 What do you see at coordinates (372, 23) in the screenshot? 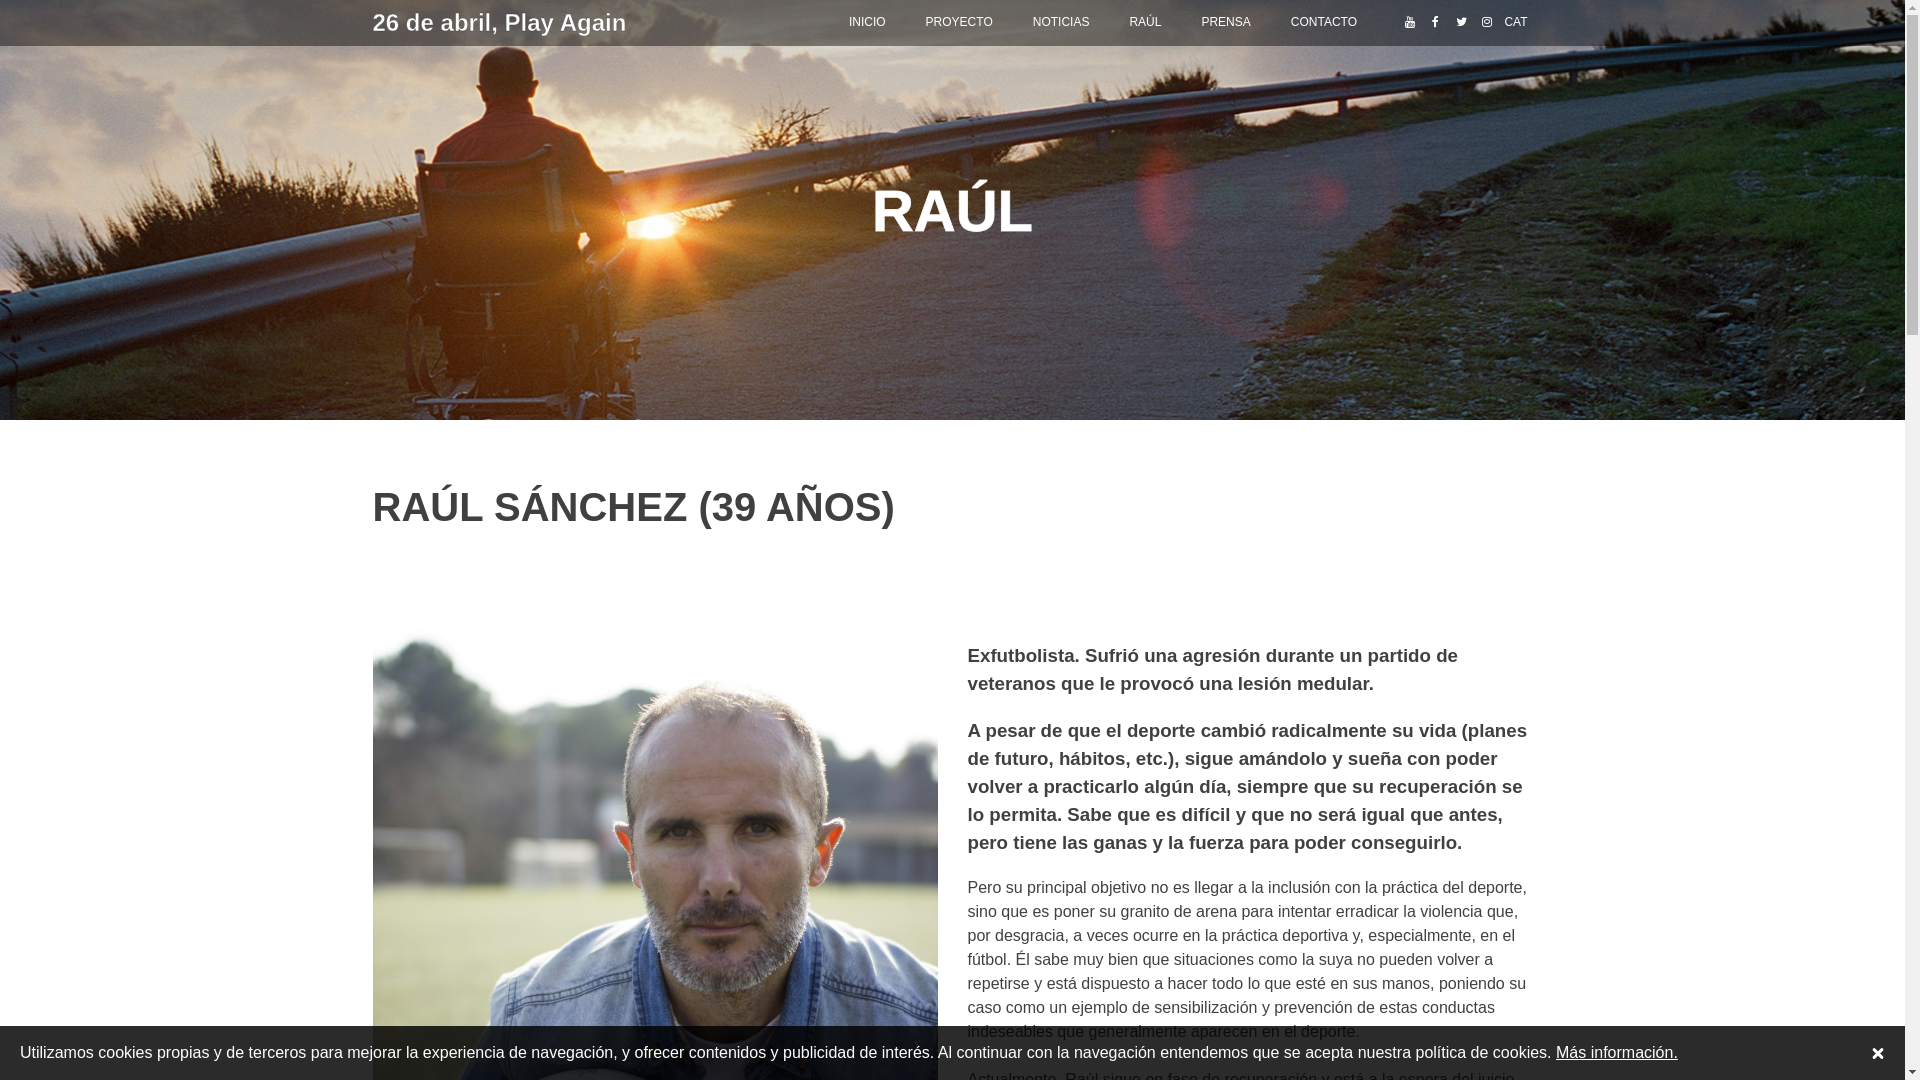
I see `'26 de abril, Play Again'` at bounding box center [372, 23].